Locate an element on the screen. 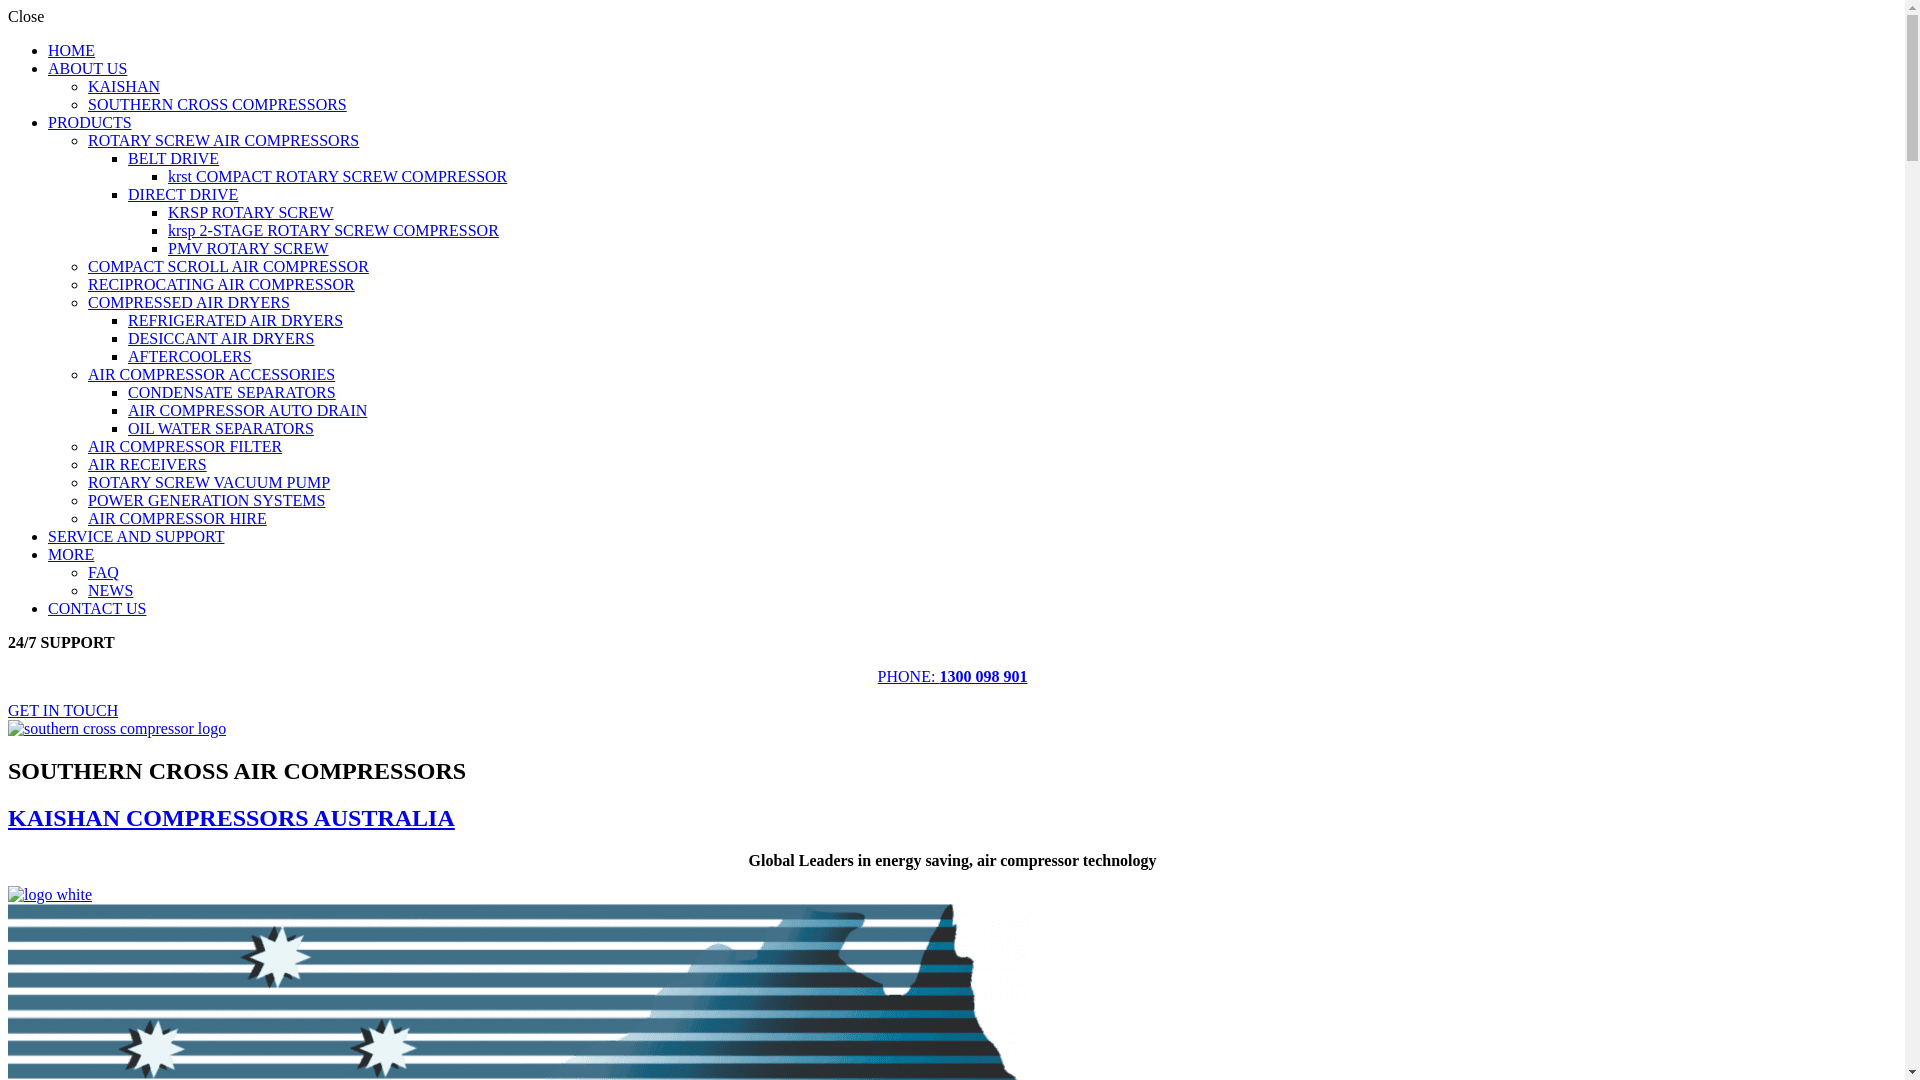 The width and height of the screenshot is (1920, 1080). 'PHONE: 1300 098 901' is located at coordinates (878, 675).